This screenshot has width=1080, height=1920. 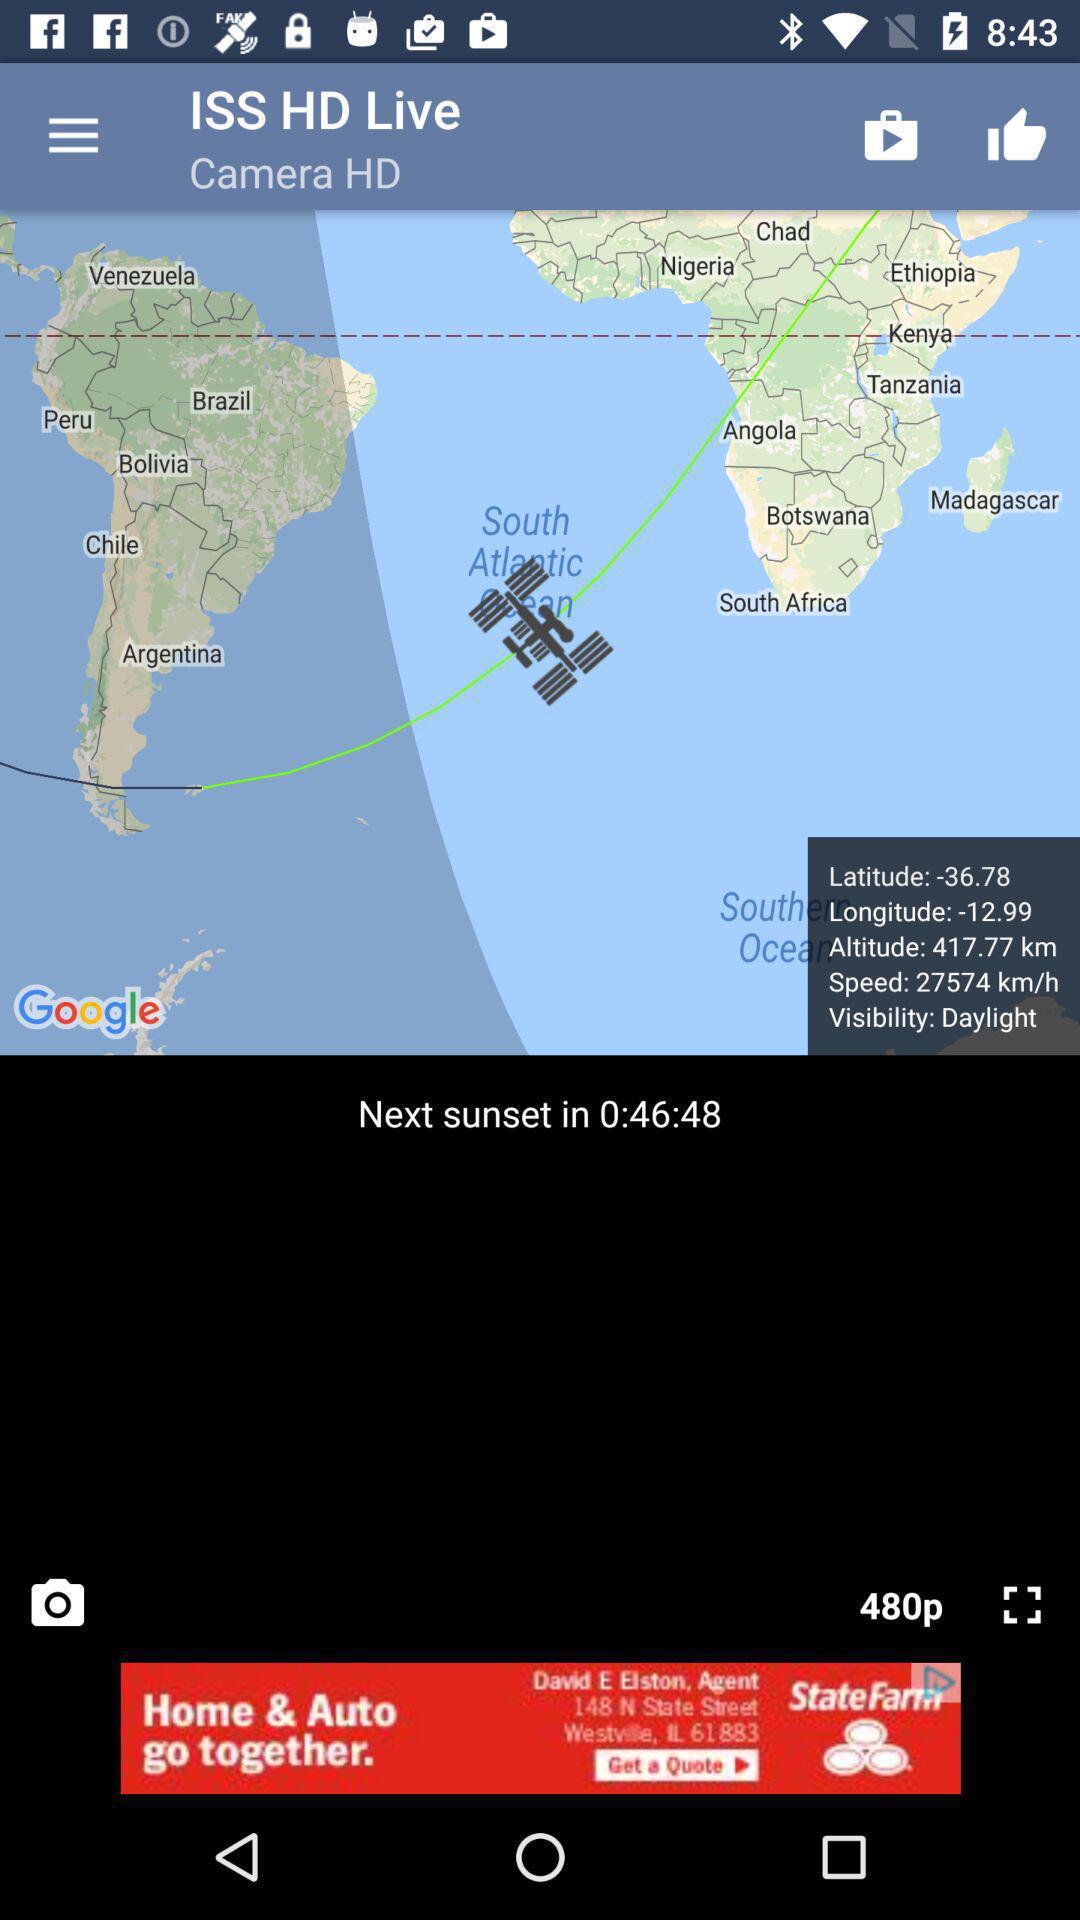 I want to click on advatisment, so click(x=540, y=1727).